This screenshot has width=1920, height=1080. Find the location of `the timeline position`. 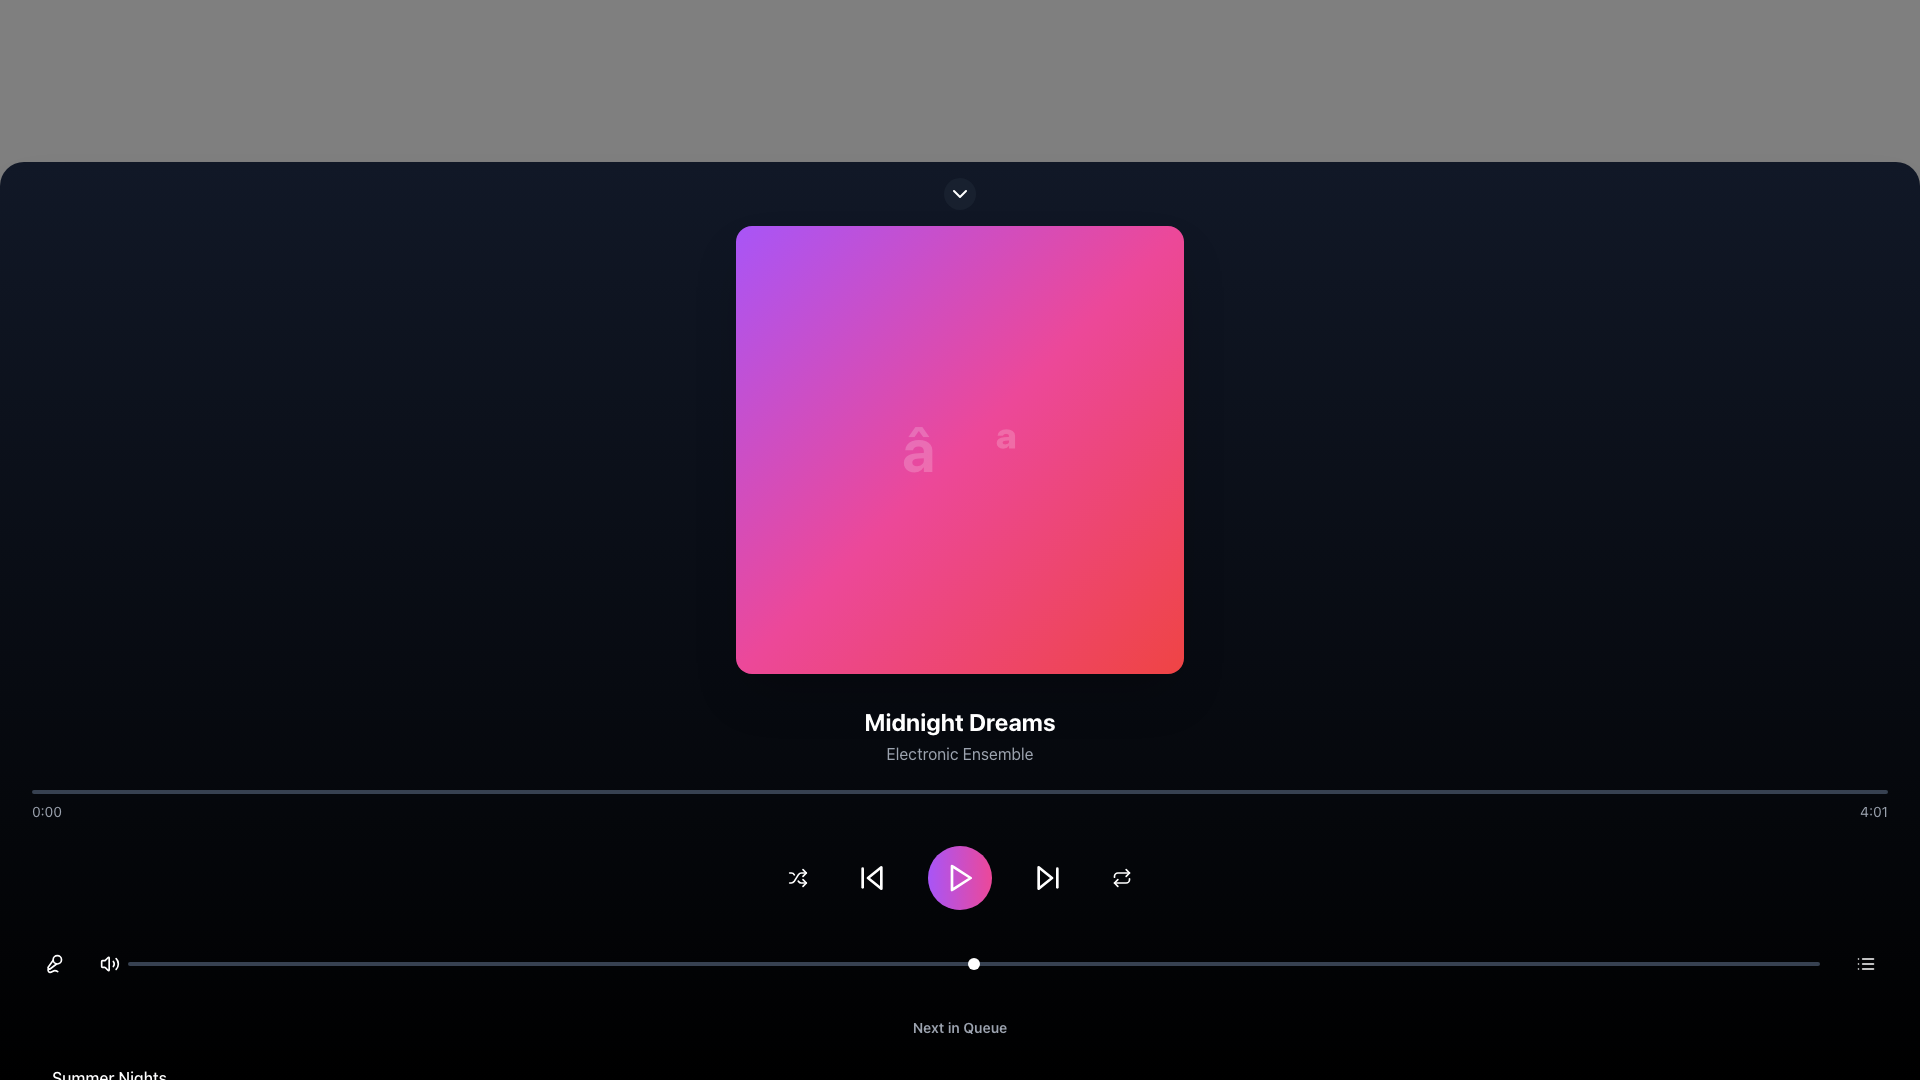

the timeline position is located at coordinates (939, 963).